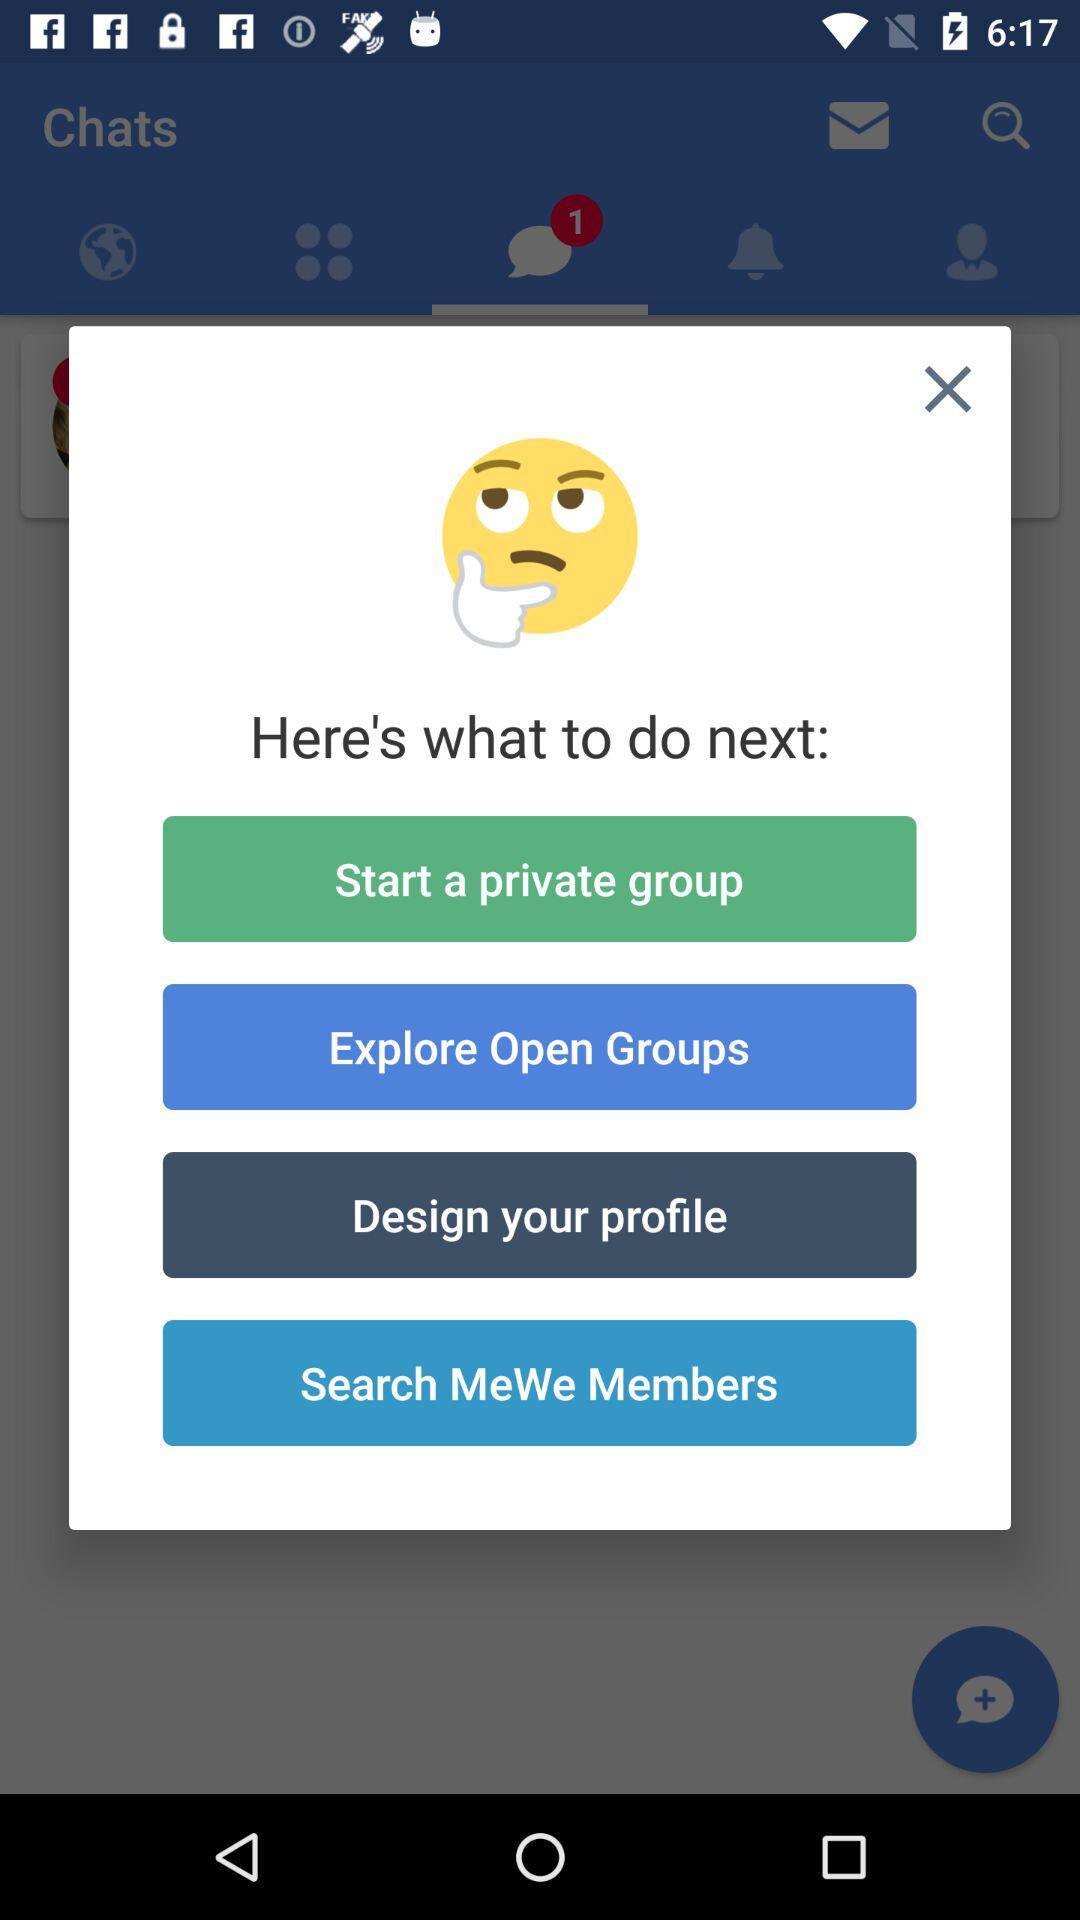  What do you see at coordinates (947, 389) in the screenshot?
I see `icon at the top right corner` at bounding box center [947, 389].